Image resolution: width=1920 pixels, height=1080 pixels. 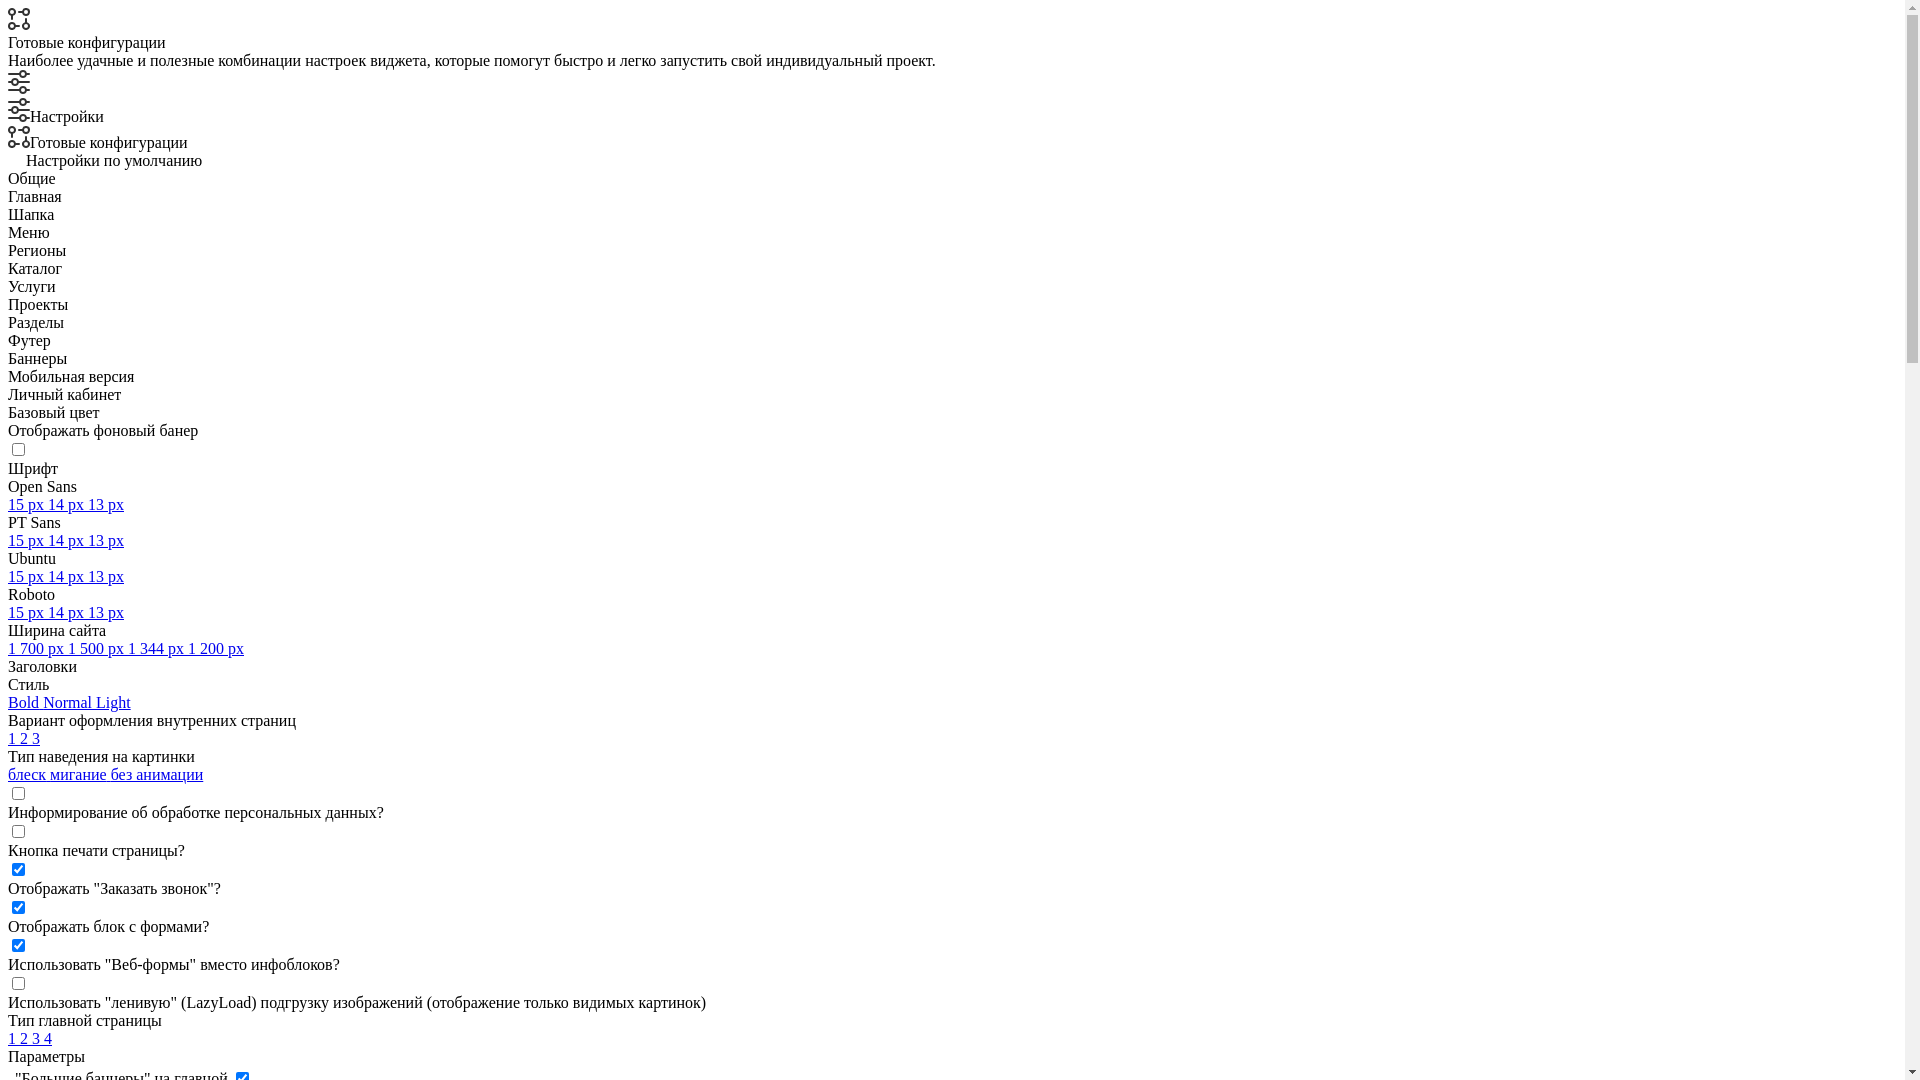 What do you see at coordinates (38, 1037) in the screenshot?
I see `'3'` at bounding box center [38, 1037].